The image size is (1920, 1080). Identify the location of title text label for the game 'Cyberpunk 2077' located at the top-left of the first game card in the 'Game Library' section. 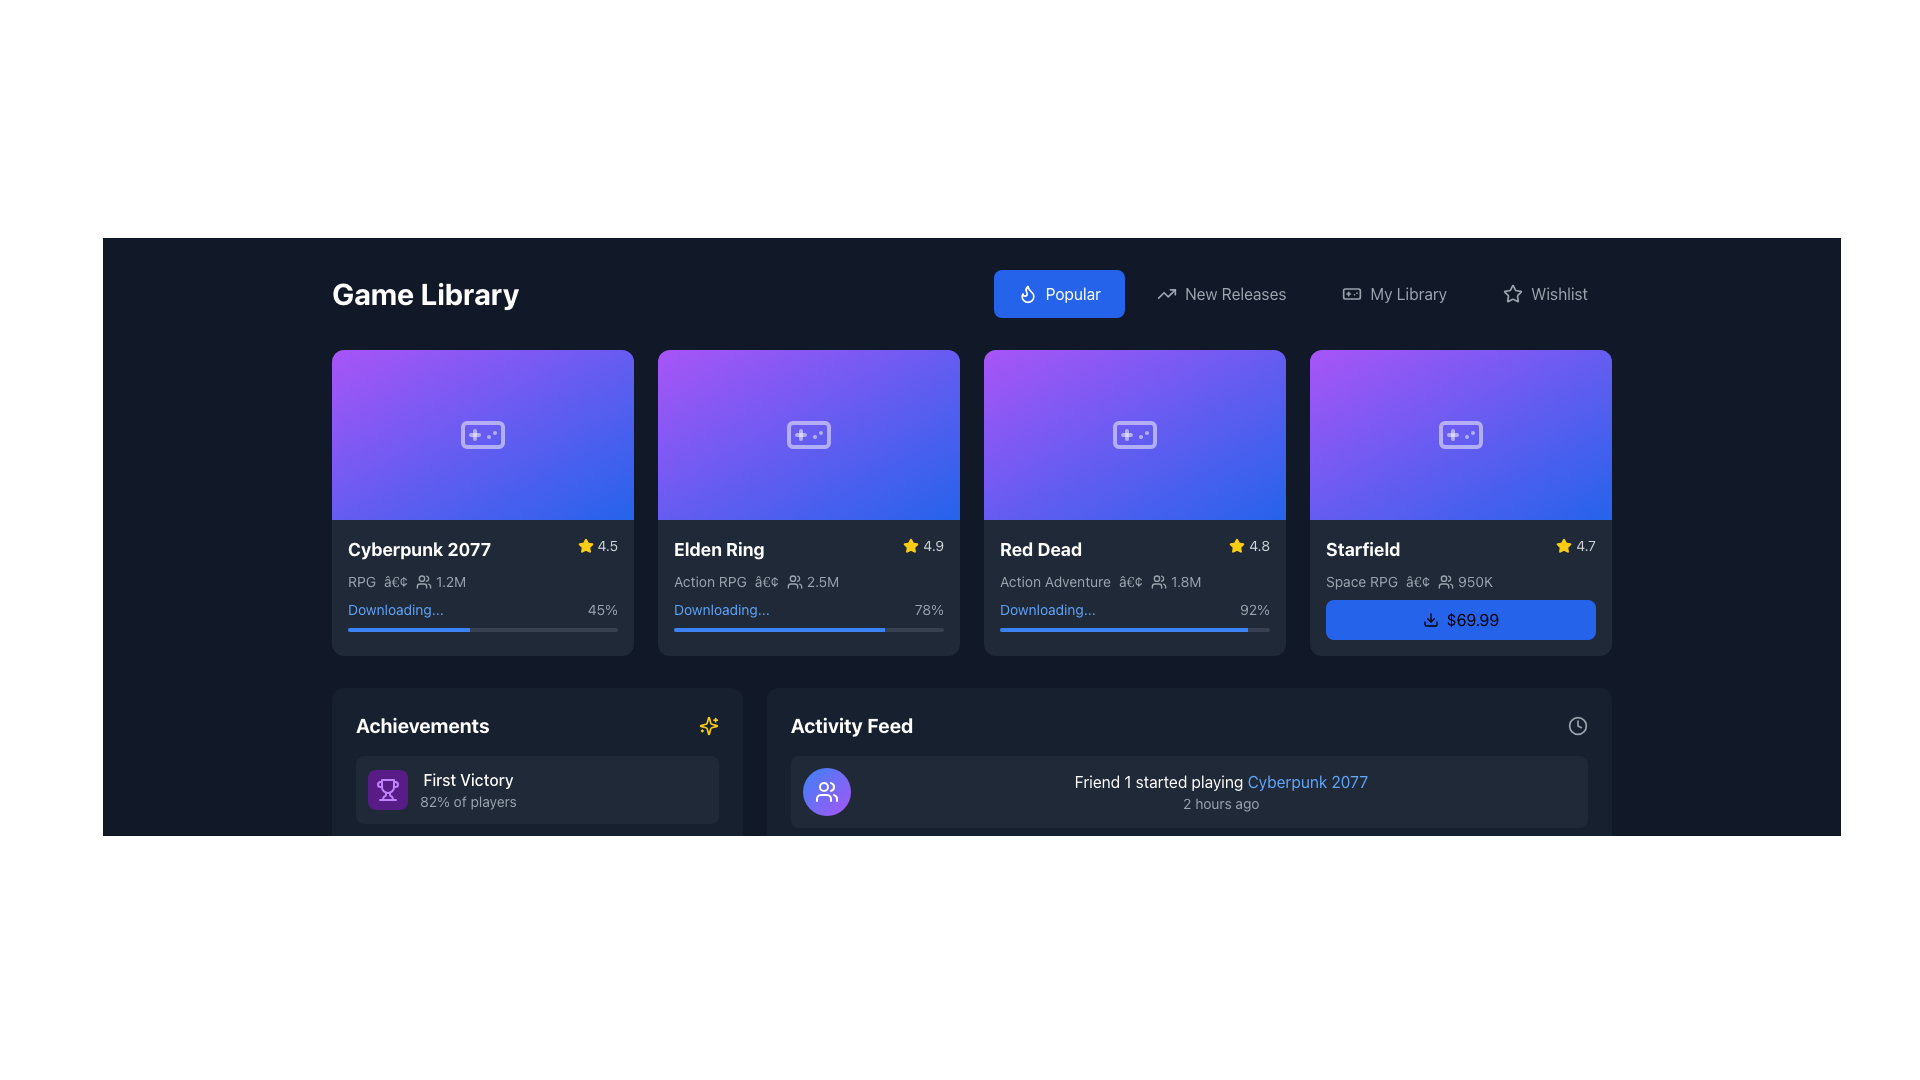
(418, 549).